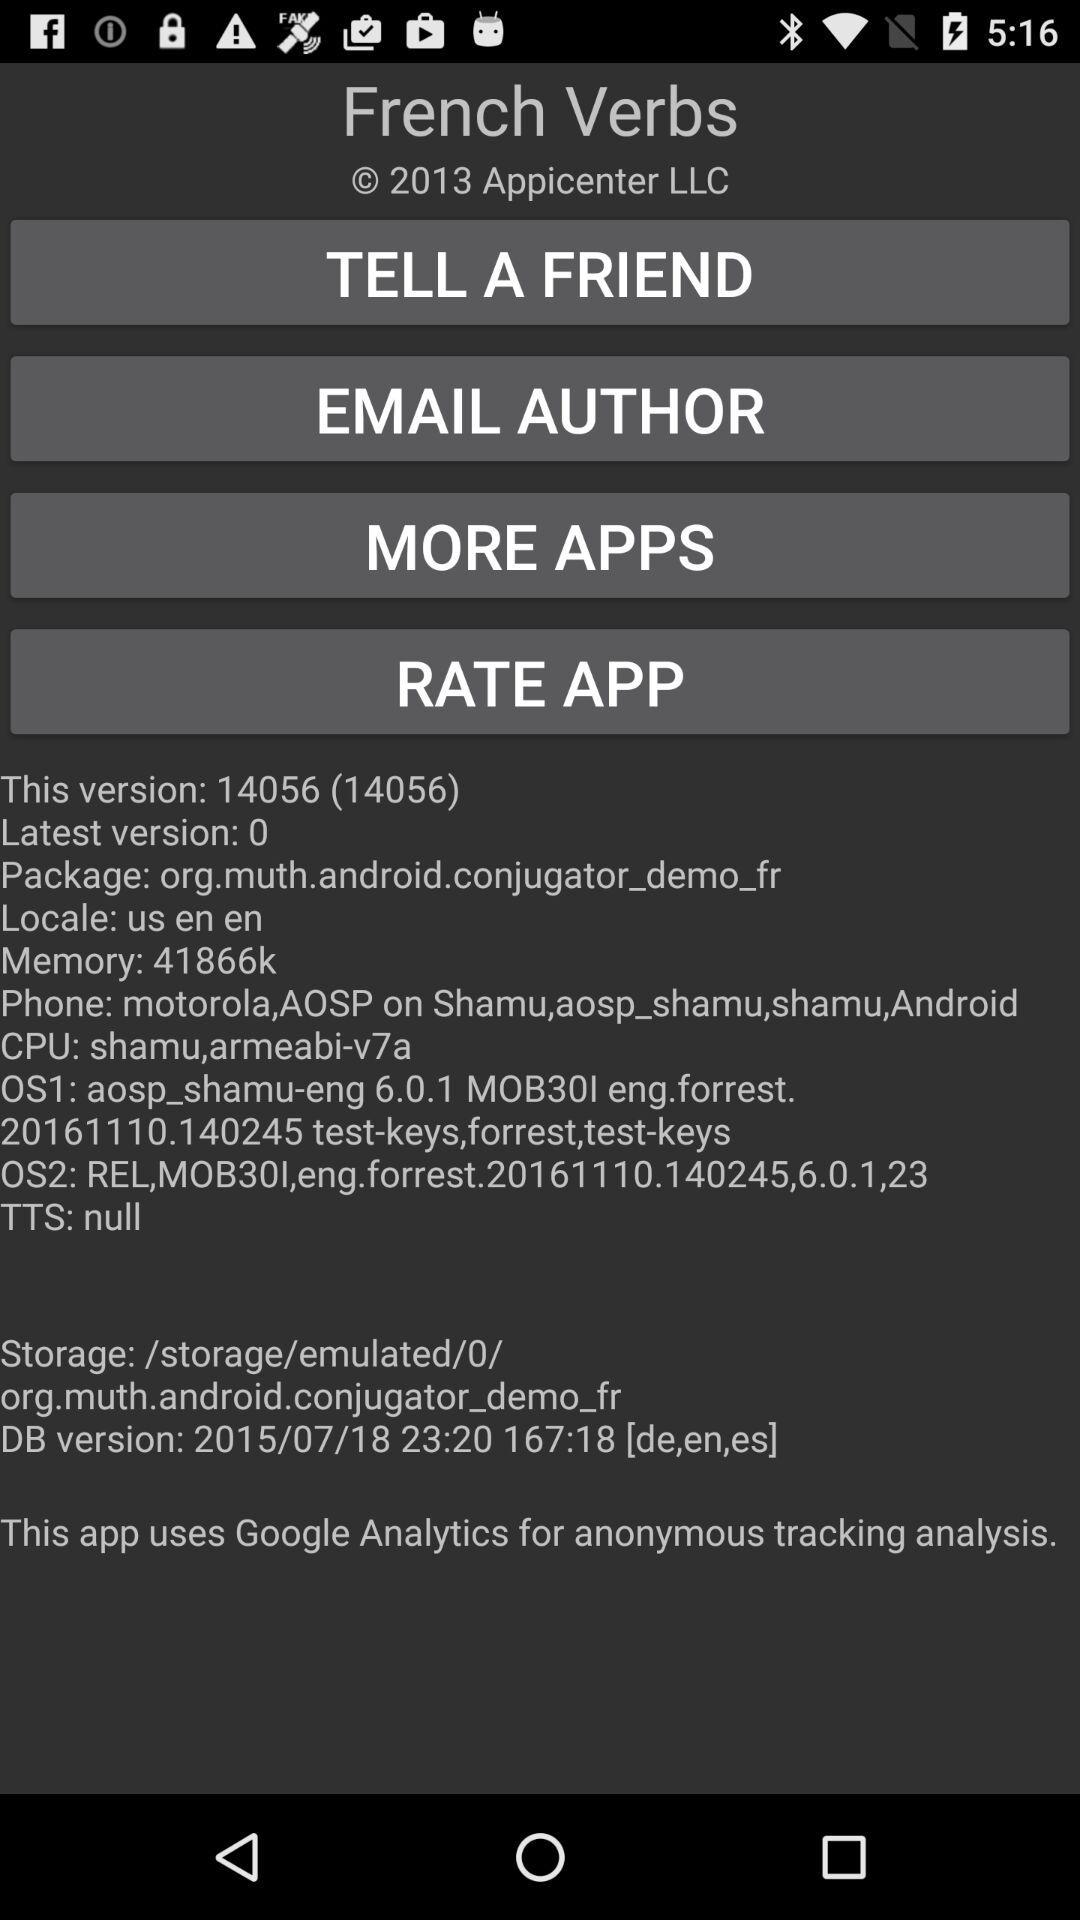 The width and height of the screenshot is (1080, 1920). What do you see at coordinates (540, 545) in the screenshot?
I see `more apps` at bounding box center [540, 545].